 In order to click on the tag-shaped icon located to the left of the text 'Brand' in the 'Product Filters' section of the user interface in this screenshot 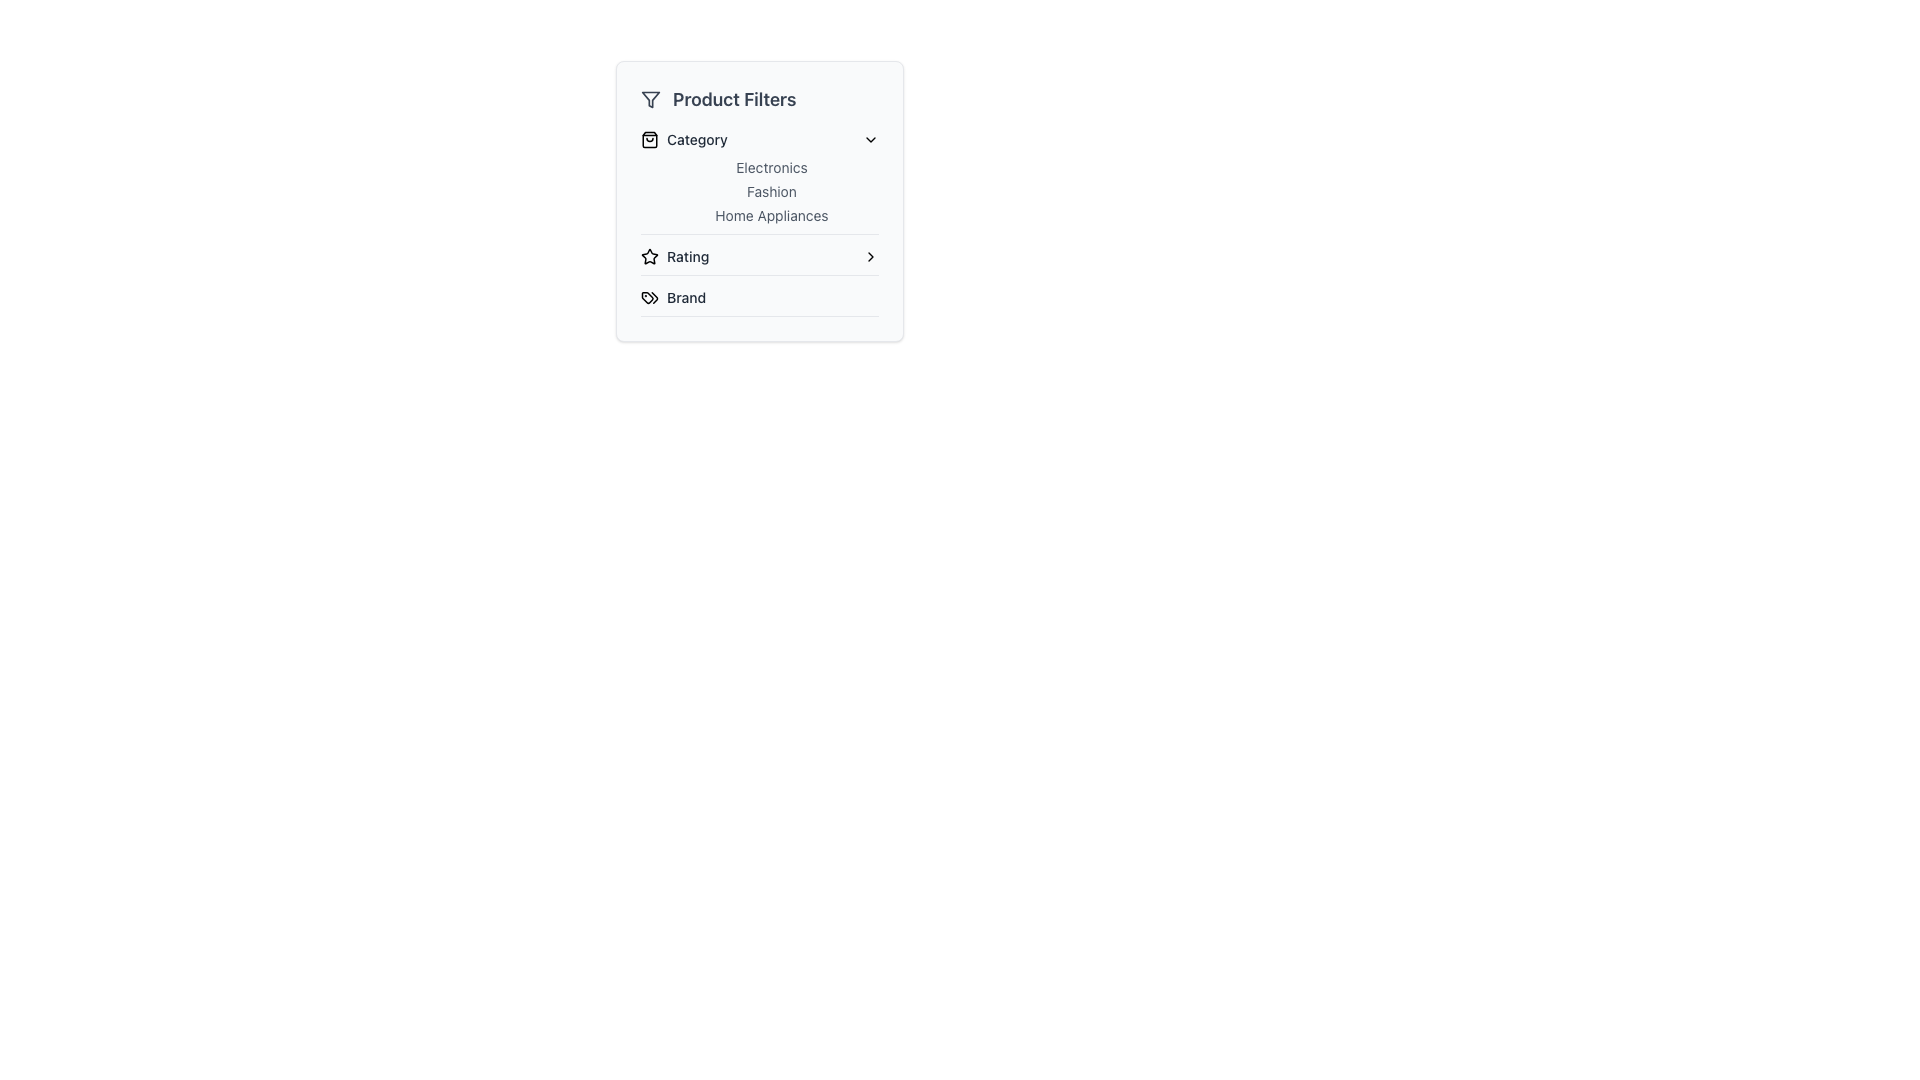, I will do `click(649, 297)`.